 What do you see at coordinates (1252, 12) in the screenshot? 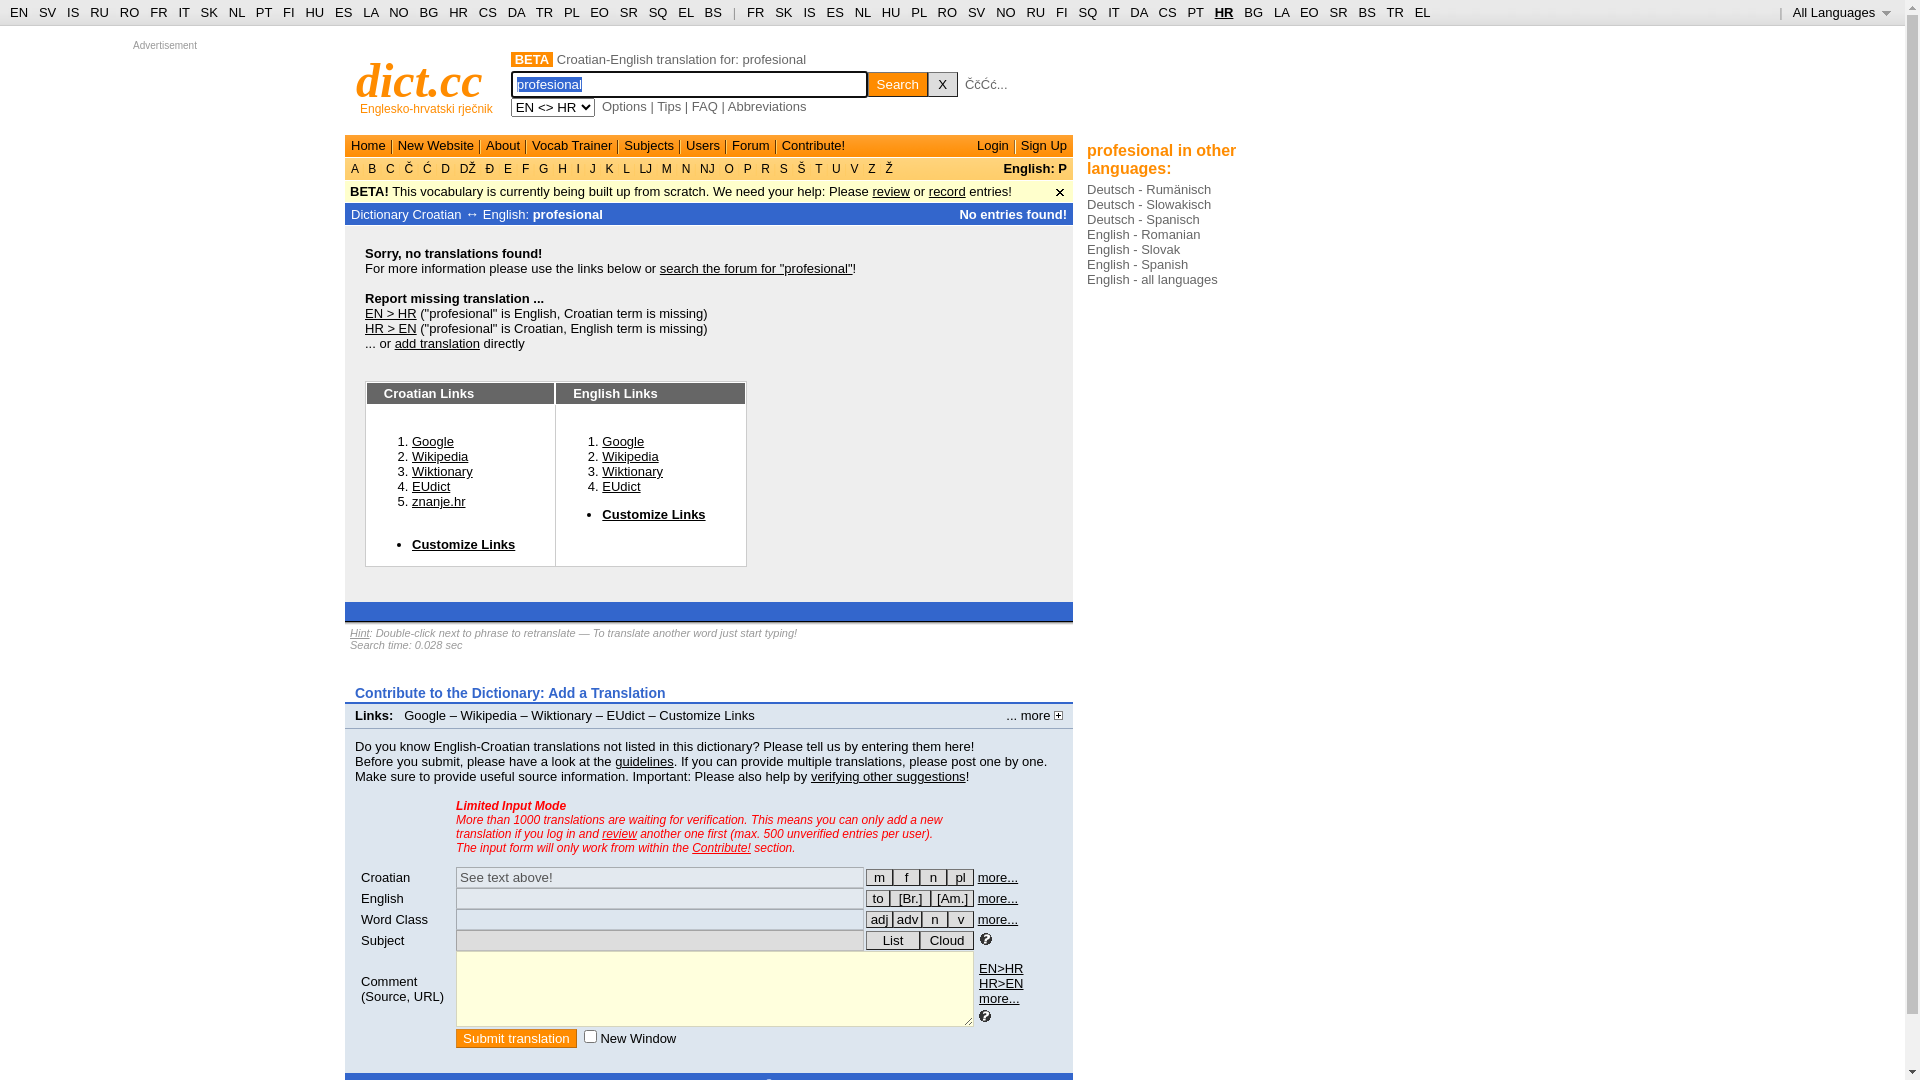
I see `'BG'` at bounding box center [1252, 12].